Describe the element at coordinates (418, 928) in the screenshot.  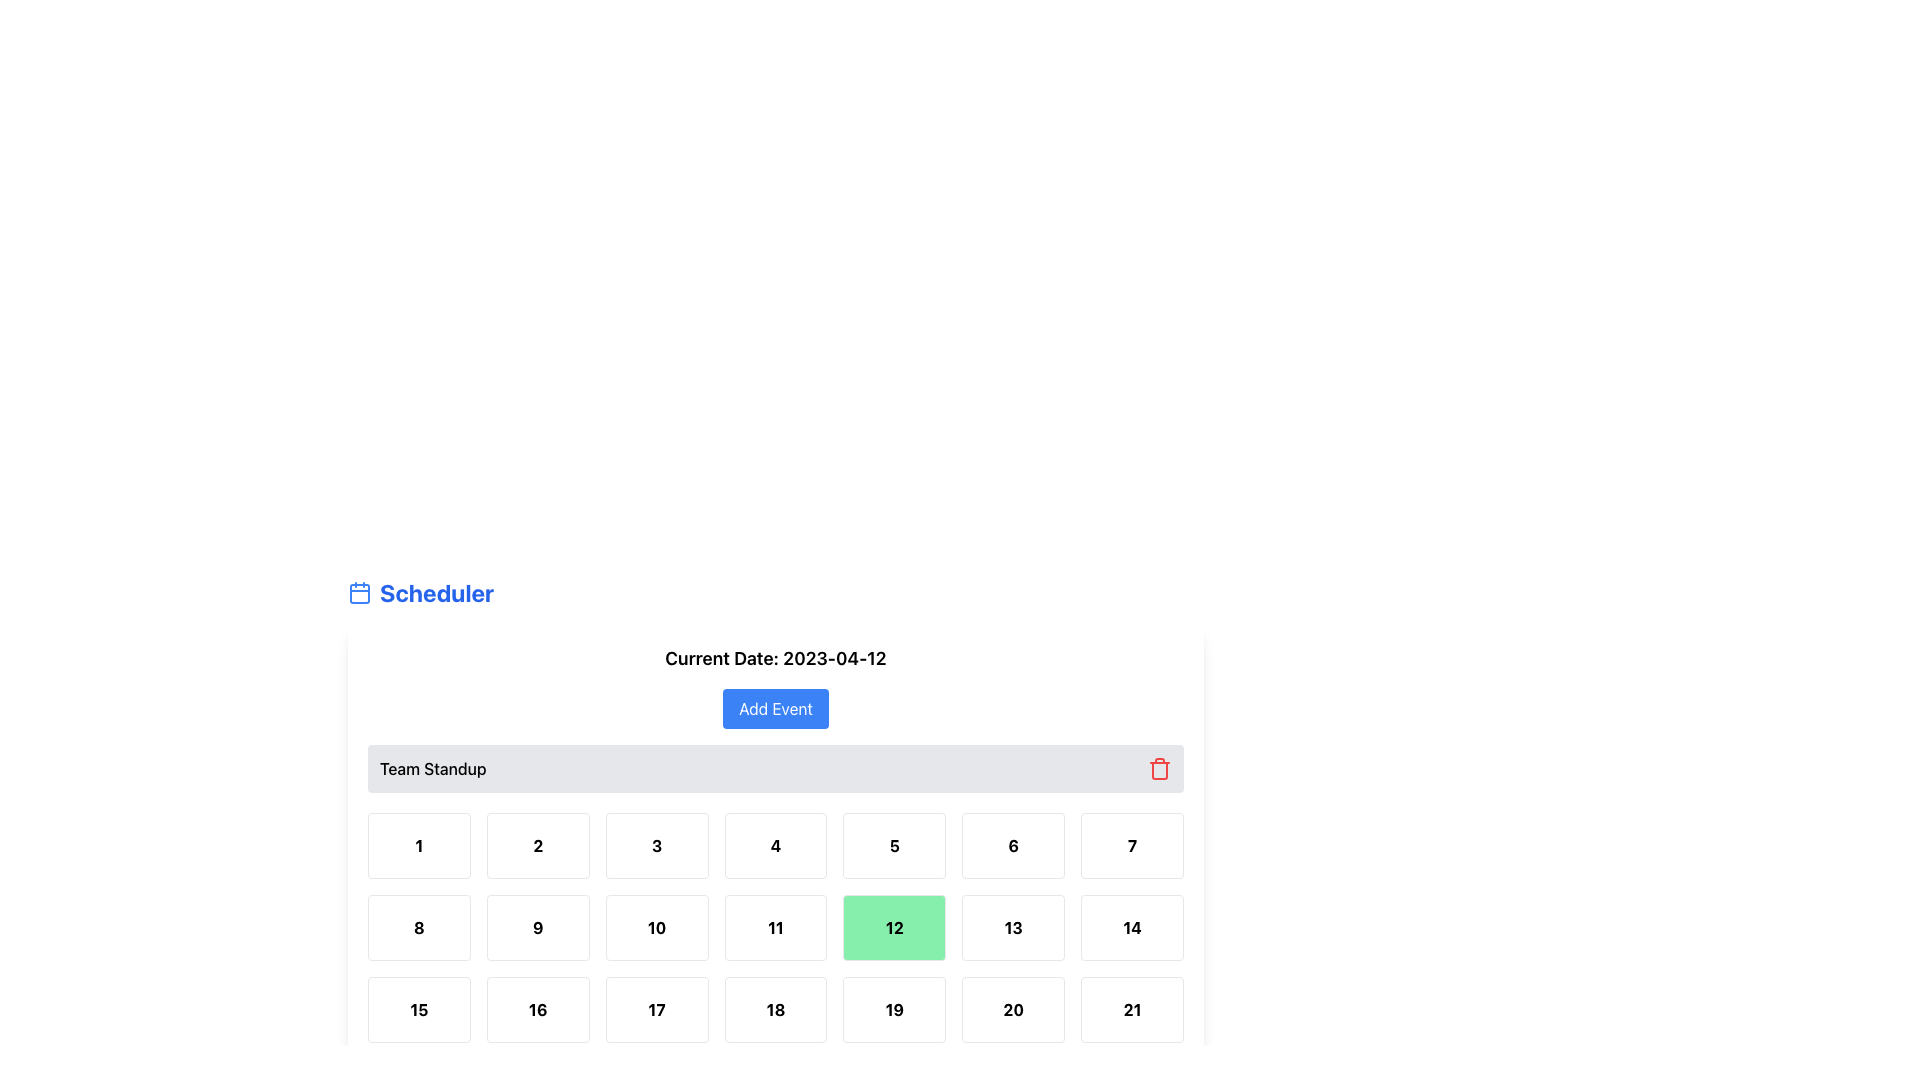
I see `the square button displaying the number '8' in the calendar grid using keyboard navigation` at that location.